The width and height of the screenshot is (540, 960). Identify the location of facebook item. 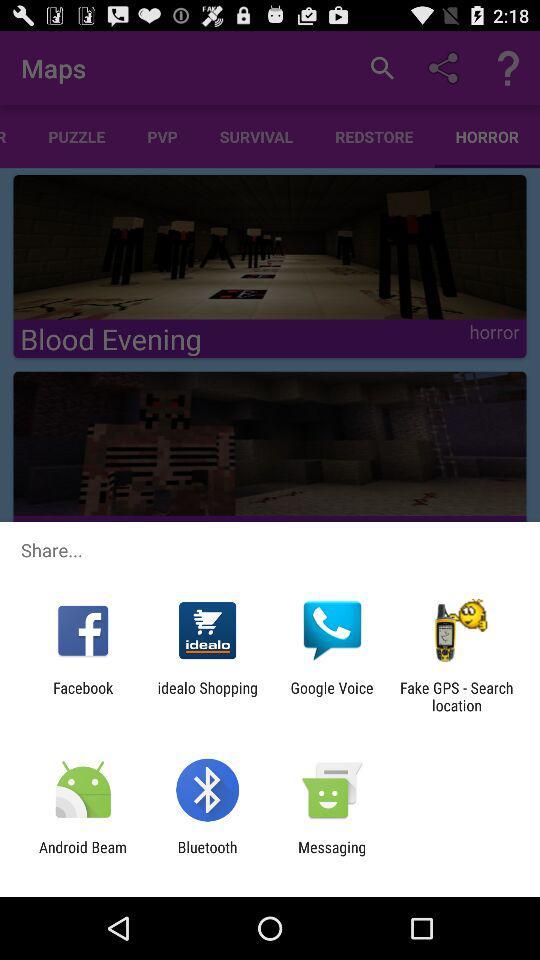
(82, 696).